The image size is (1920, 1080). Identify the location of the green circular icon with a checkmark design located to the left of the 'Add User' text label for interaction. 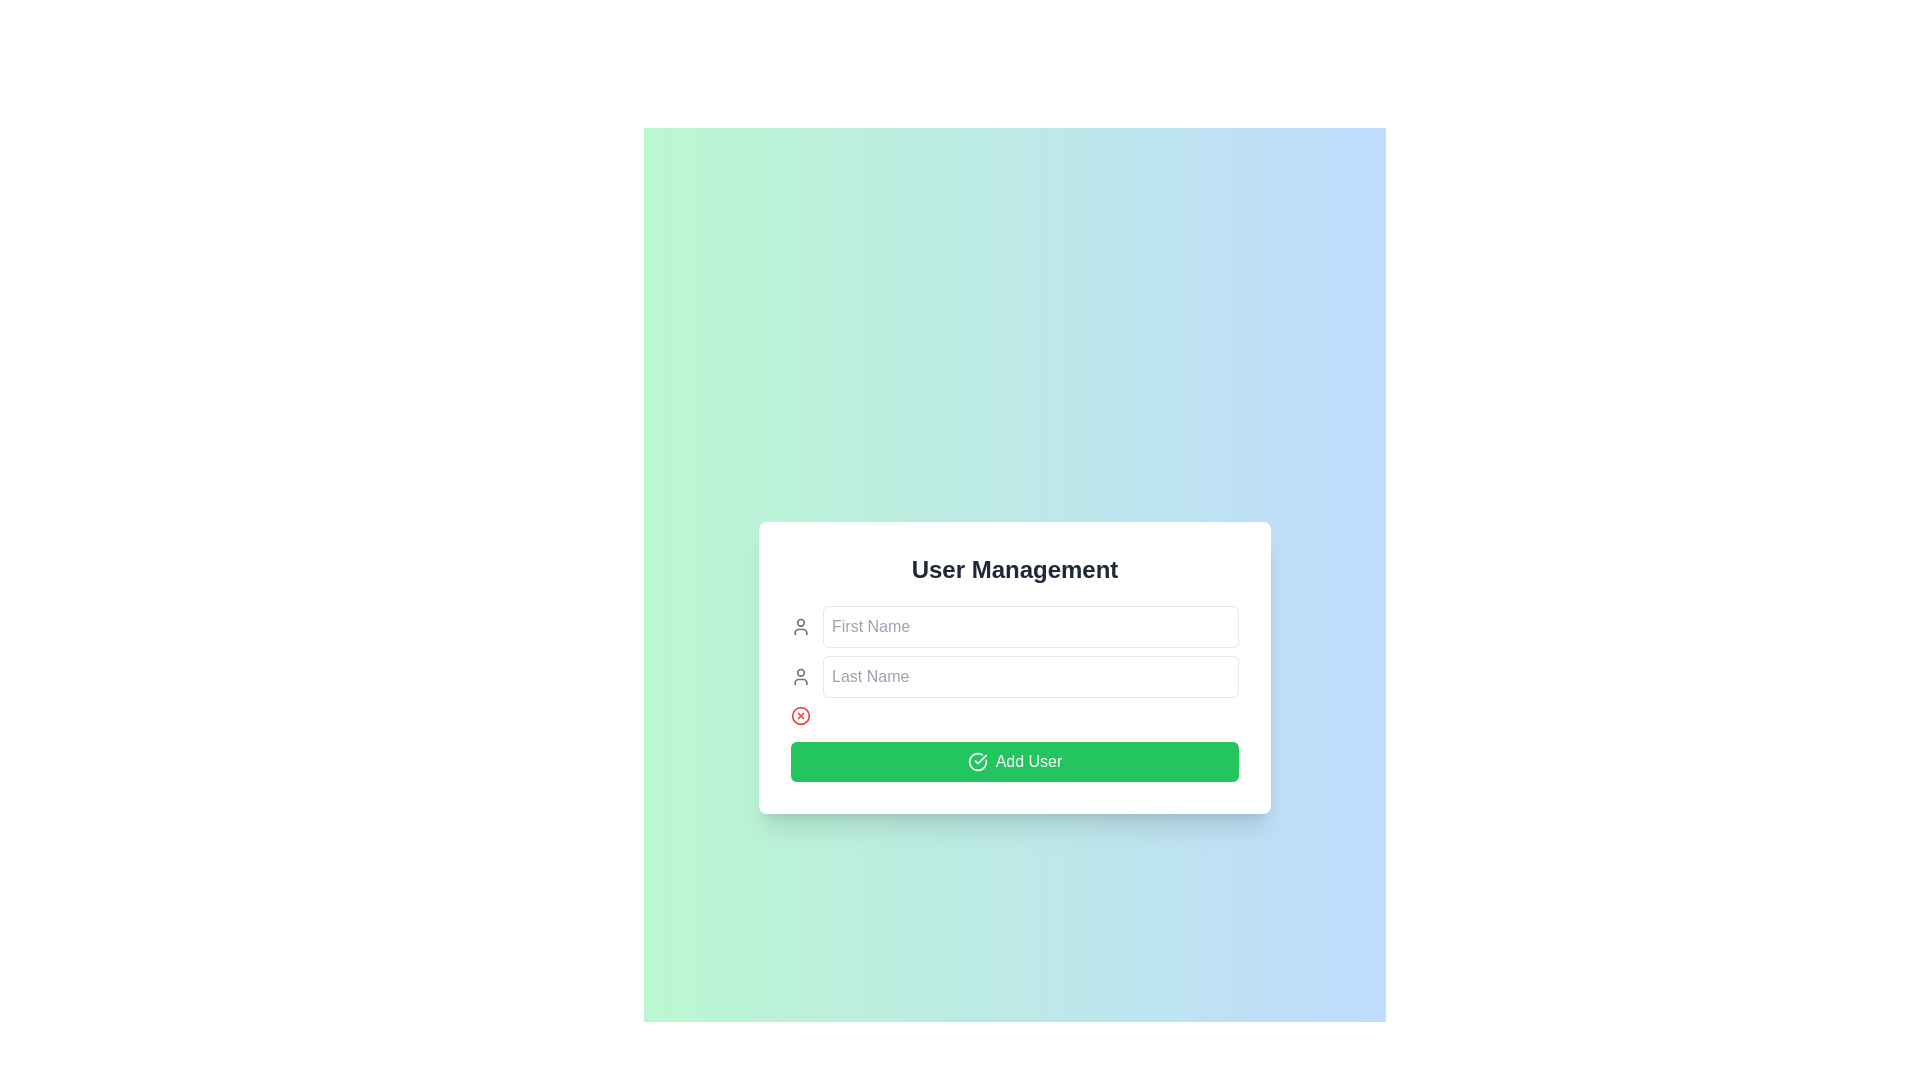
(977, 762).